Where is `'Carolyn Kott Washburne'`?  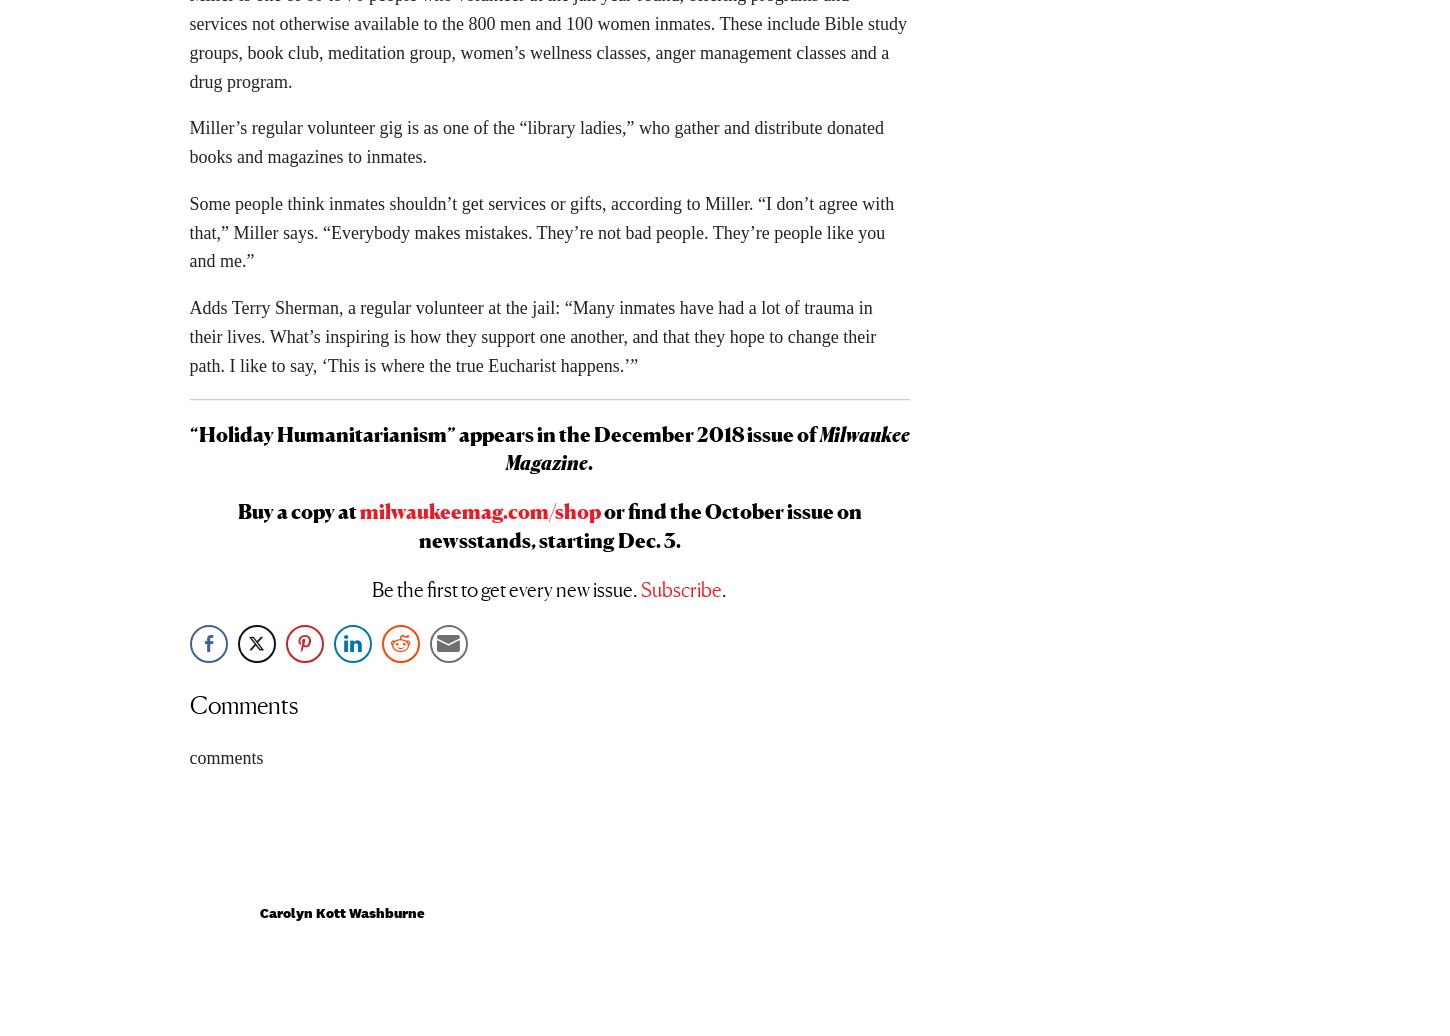
'Carolyn Kott Washburne' is located at coordinates (259, 919).